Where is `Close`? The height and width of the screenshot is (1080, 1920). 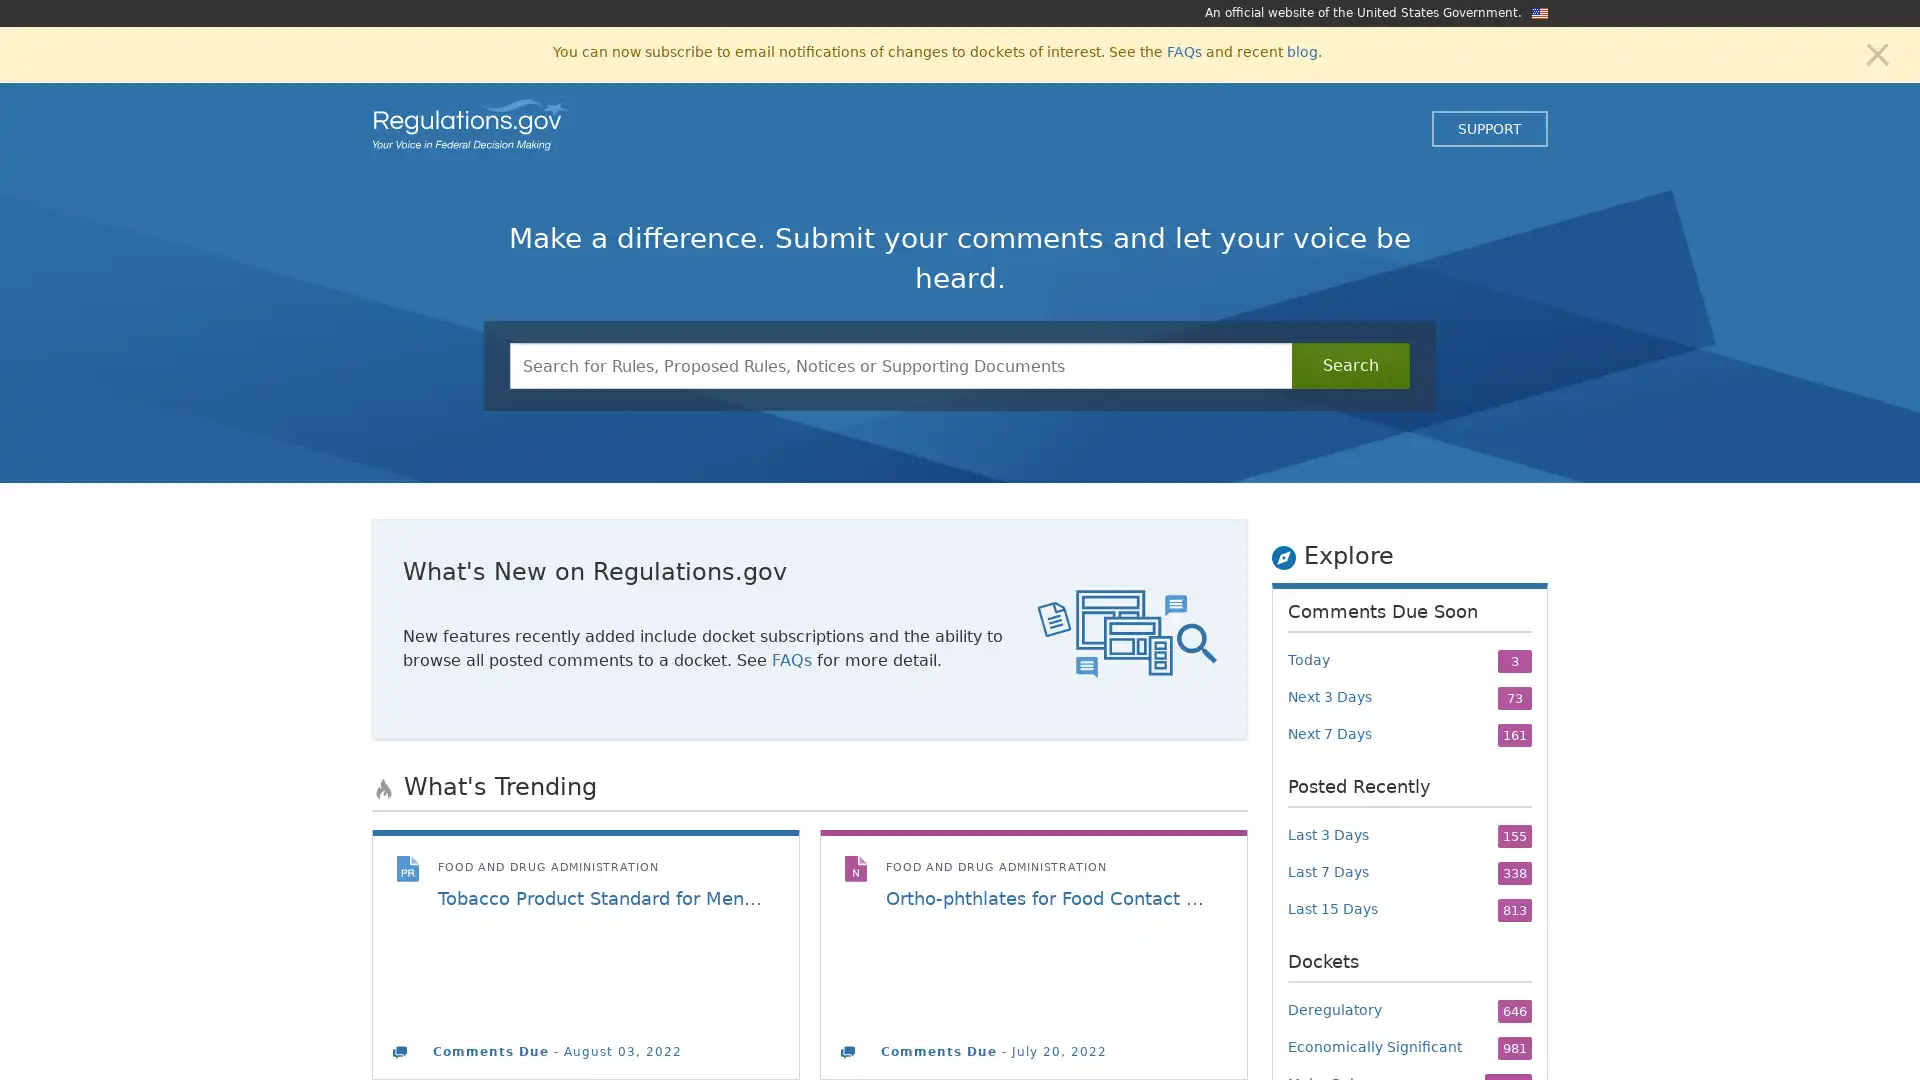
Close is located at coordinates (1876, 52).